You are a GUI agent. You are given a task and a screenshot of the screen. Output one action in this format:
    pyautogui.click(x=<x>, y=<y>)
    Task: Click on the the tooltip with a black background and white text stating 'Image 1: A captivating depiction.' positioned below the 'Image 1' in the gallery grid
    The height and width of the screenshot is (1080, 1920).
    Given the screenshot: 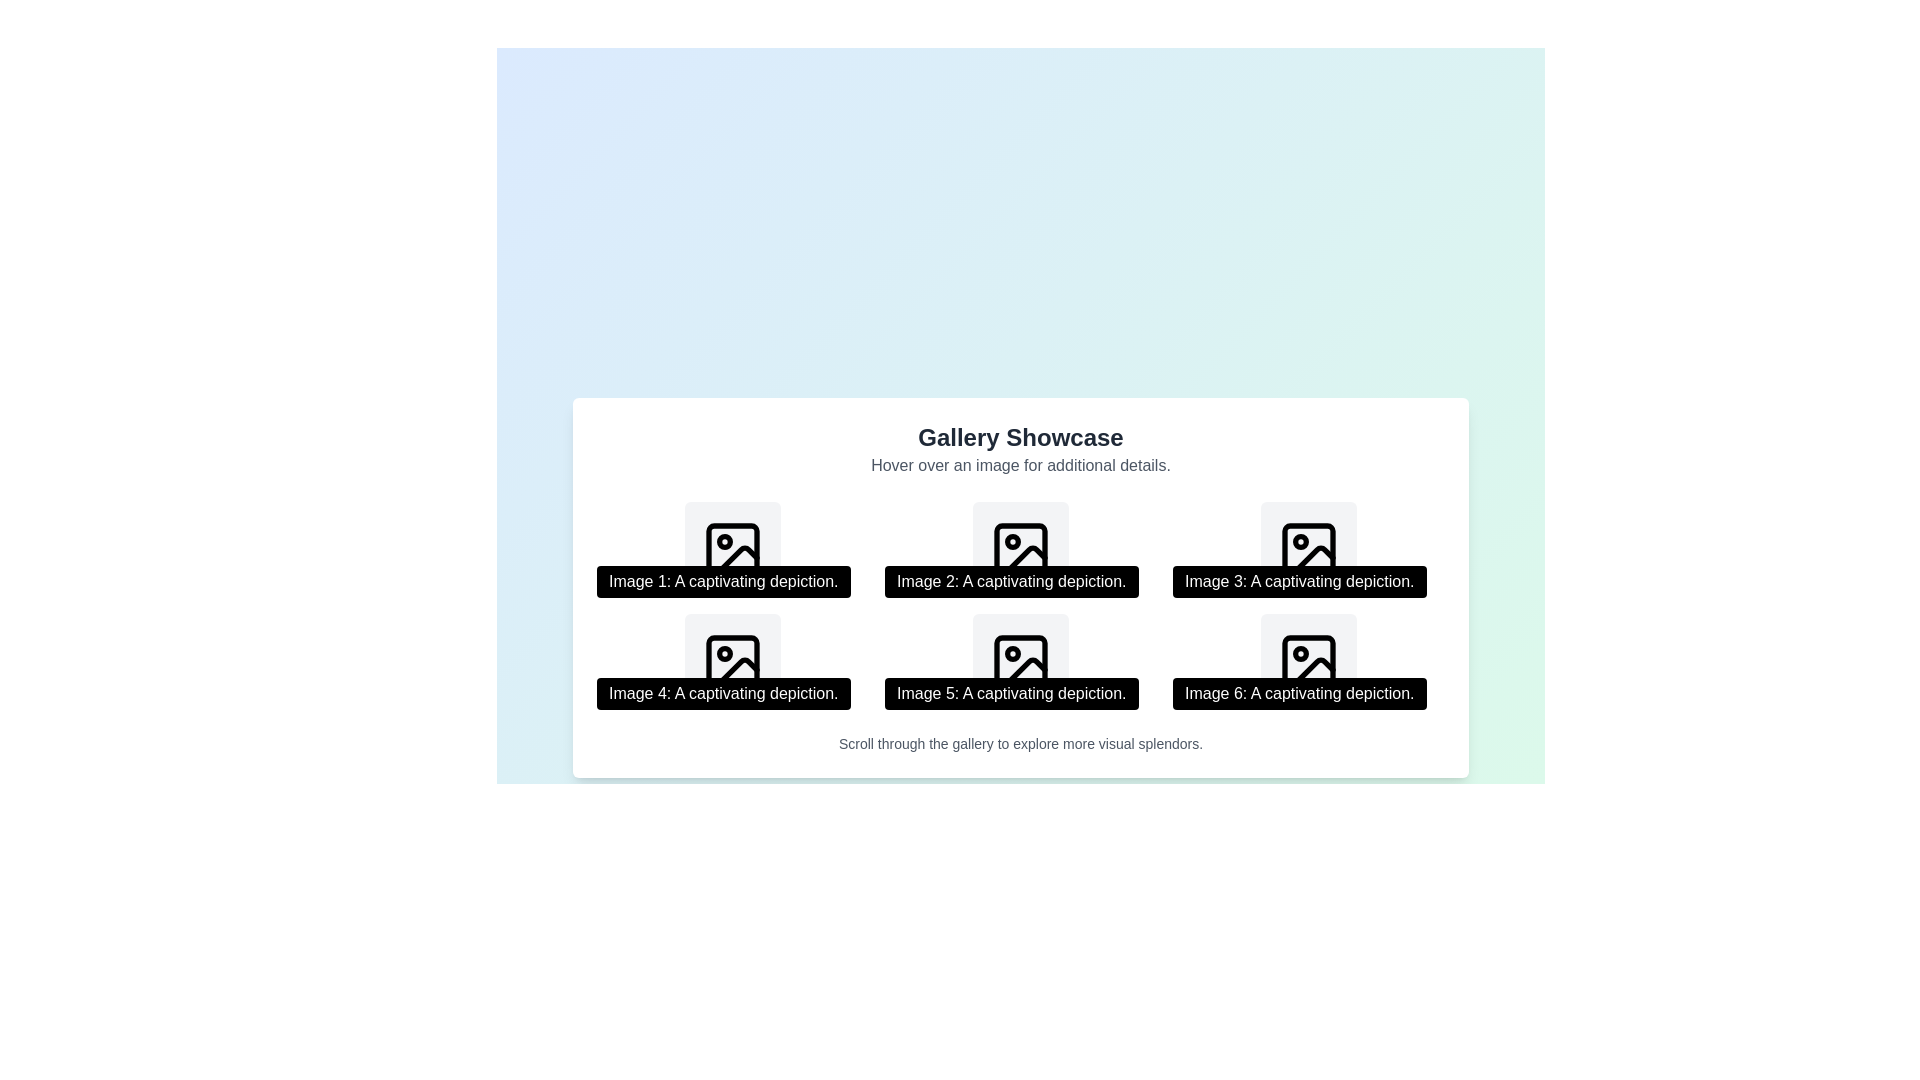 What is the action you would take?
    pyautogui.click(x=722, y=582)
    